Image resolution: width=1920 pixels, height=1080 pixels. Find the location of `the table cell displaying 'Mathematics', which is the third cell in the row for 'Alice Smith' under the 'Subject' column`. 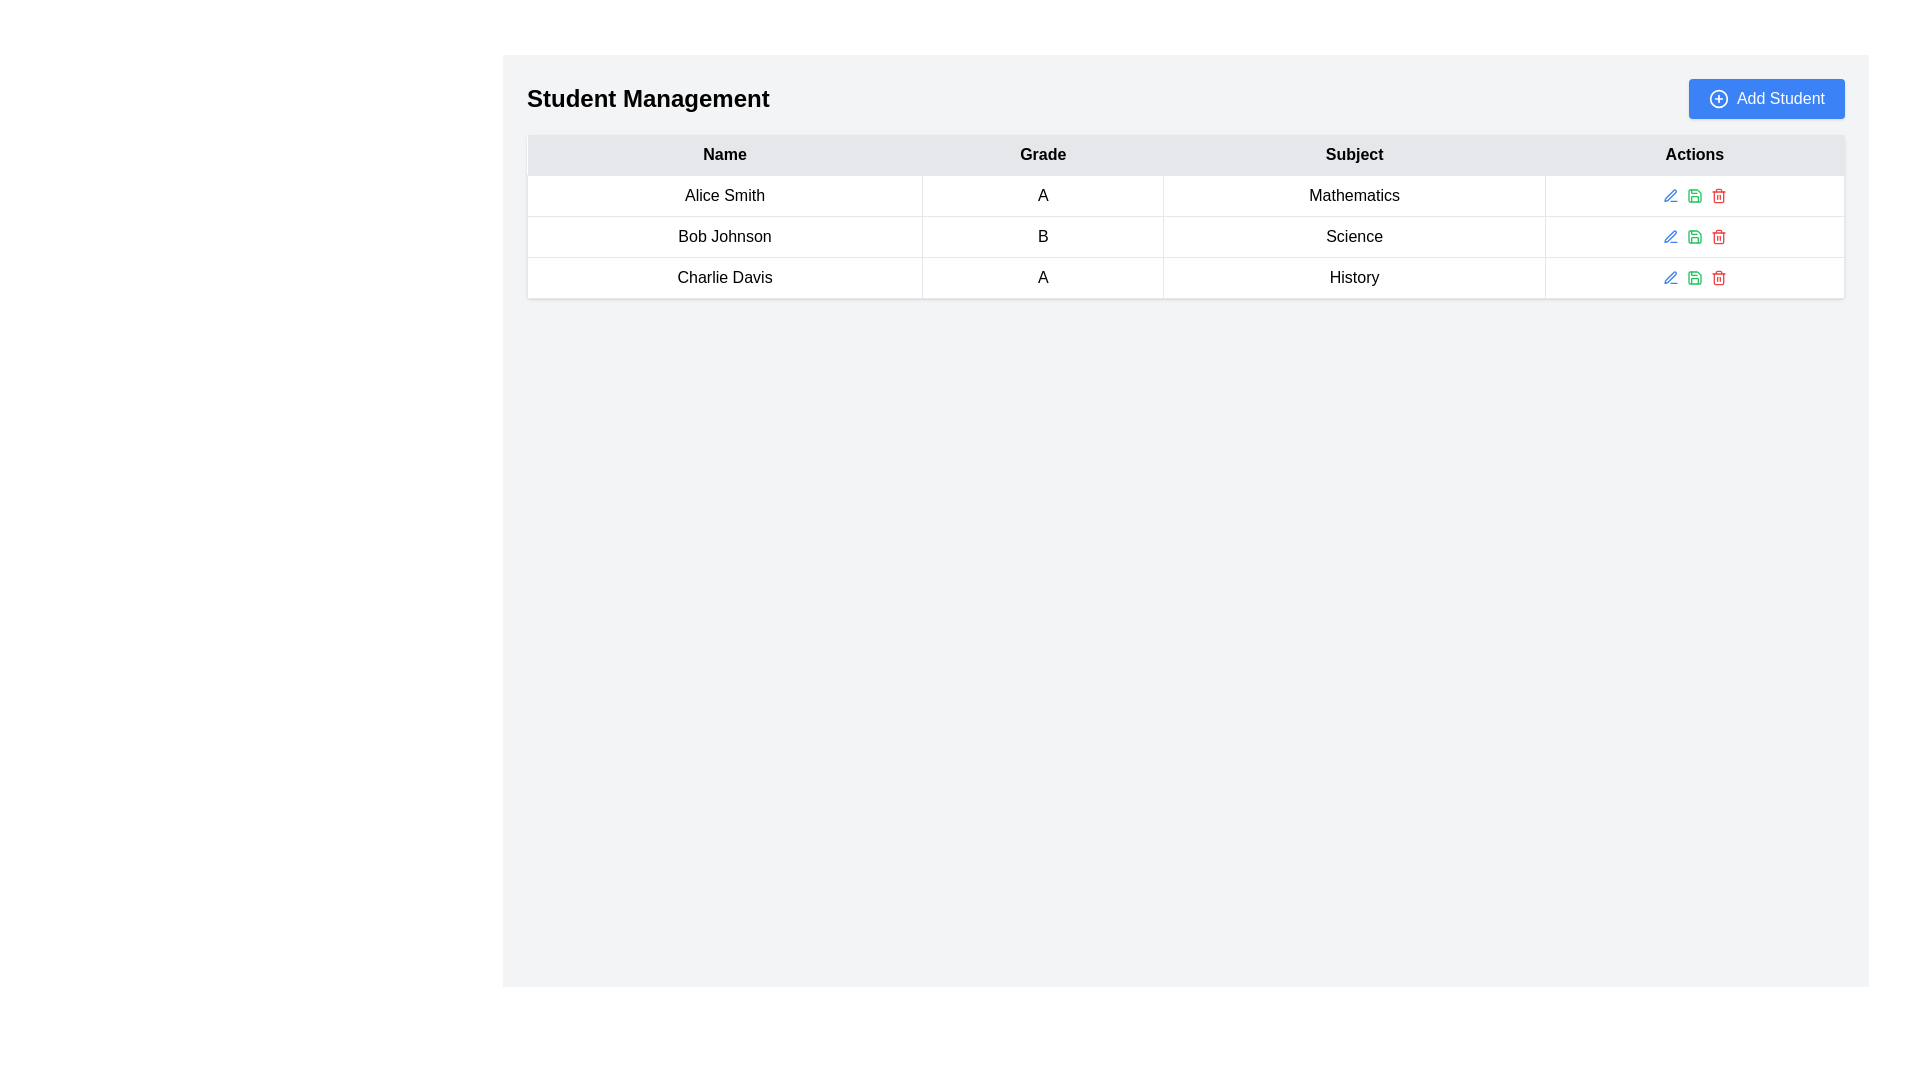

the table cell displaying 'Mathematics', which is the third cell in the row for 'Alice Smith' under the 'Subject' column is located at coordinates (1354, 196).